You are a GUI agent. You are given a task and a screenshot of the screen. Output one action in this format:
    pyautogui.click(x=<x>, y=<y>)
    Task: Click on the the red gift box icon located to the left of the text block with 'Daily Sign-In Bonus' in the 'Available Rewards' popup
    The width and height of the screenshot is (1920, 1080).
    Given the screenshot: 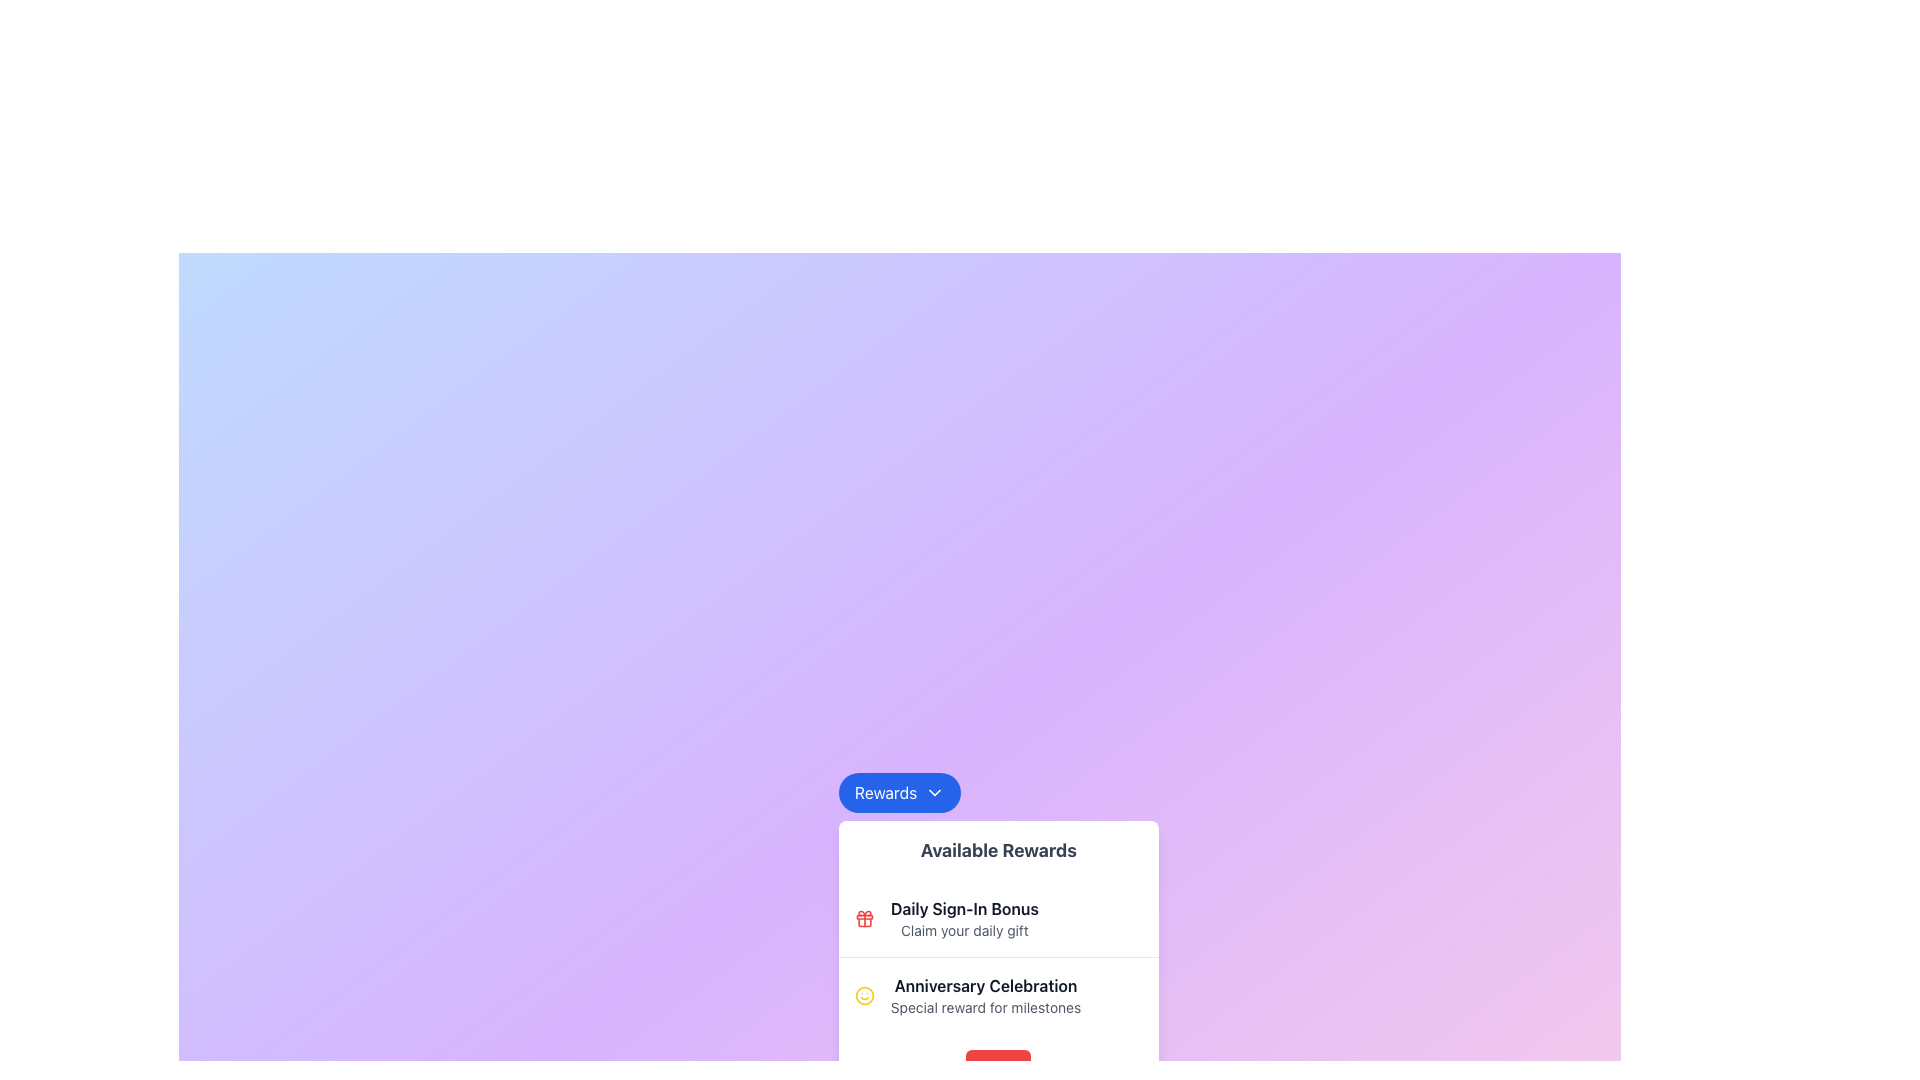 What is the action you would take?
    pyautogui.click(x=864, y=918)
    